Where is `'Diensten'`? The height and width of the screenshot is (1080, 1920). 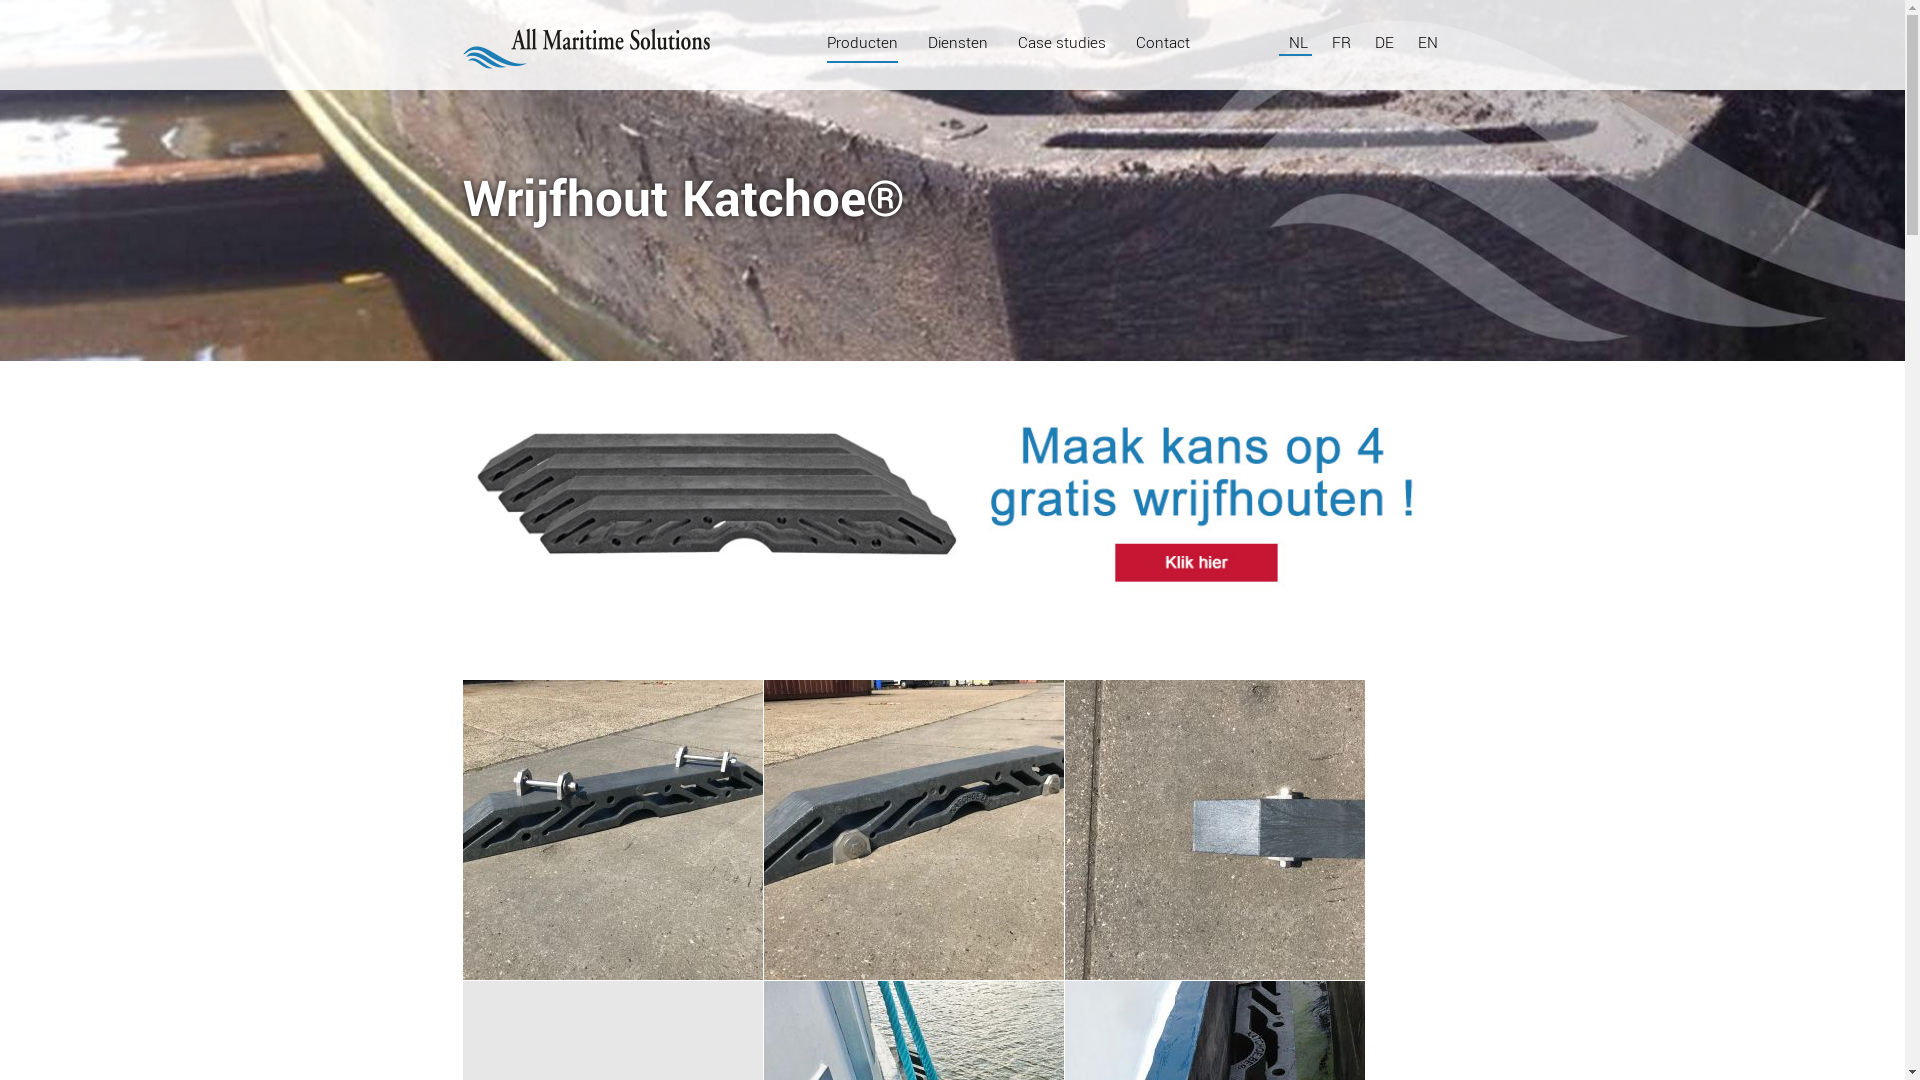 'Diensten' is located at coordinates (926, 42).